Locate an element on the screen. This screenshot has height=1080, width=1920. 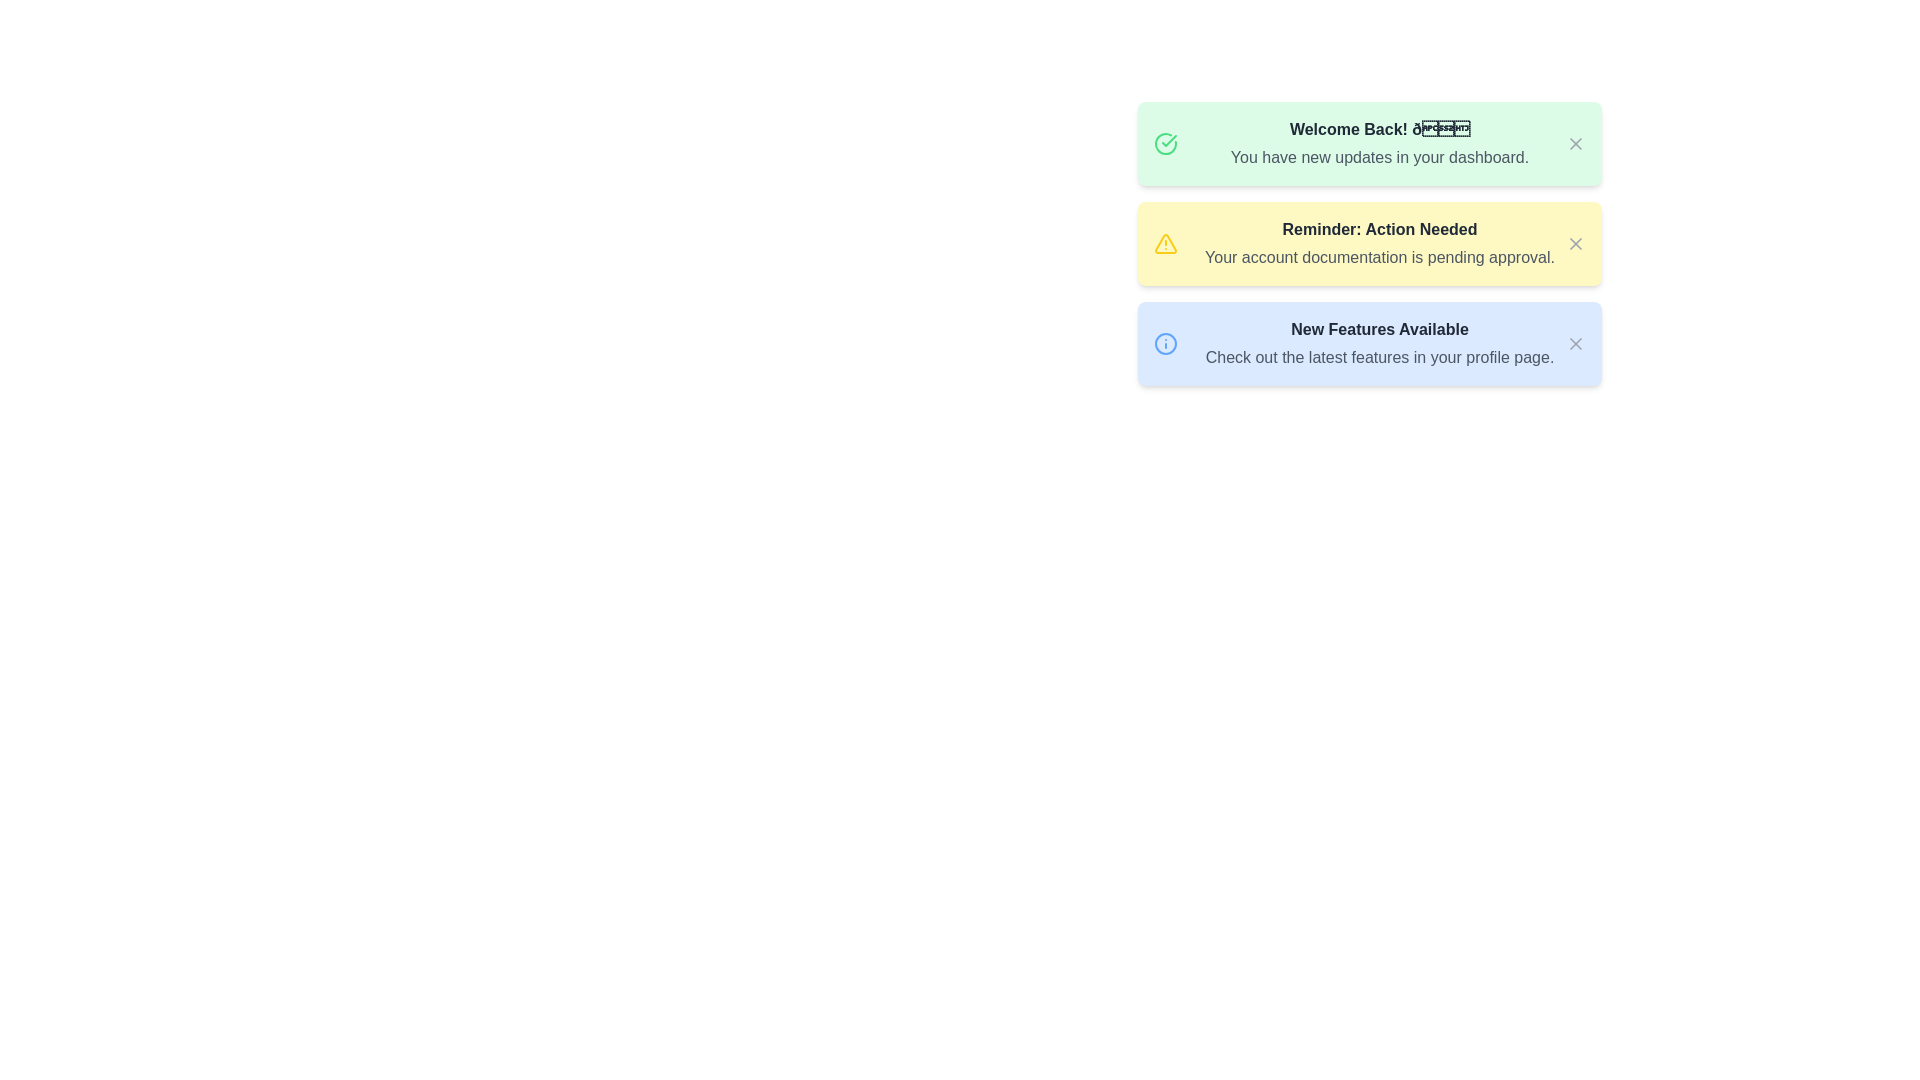
the circular checkmark icon located at the top left corner of the green rectangular panel with the 'Welcome Back!' message is located at coordinates (1166, 142).